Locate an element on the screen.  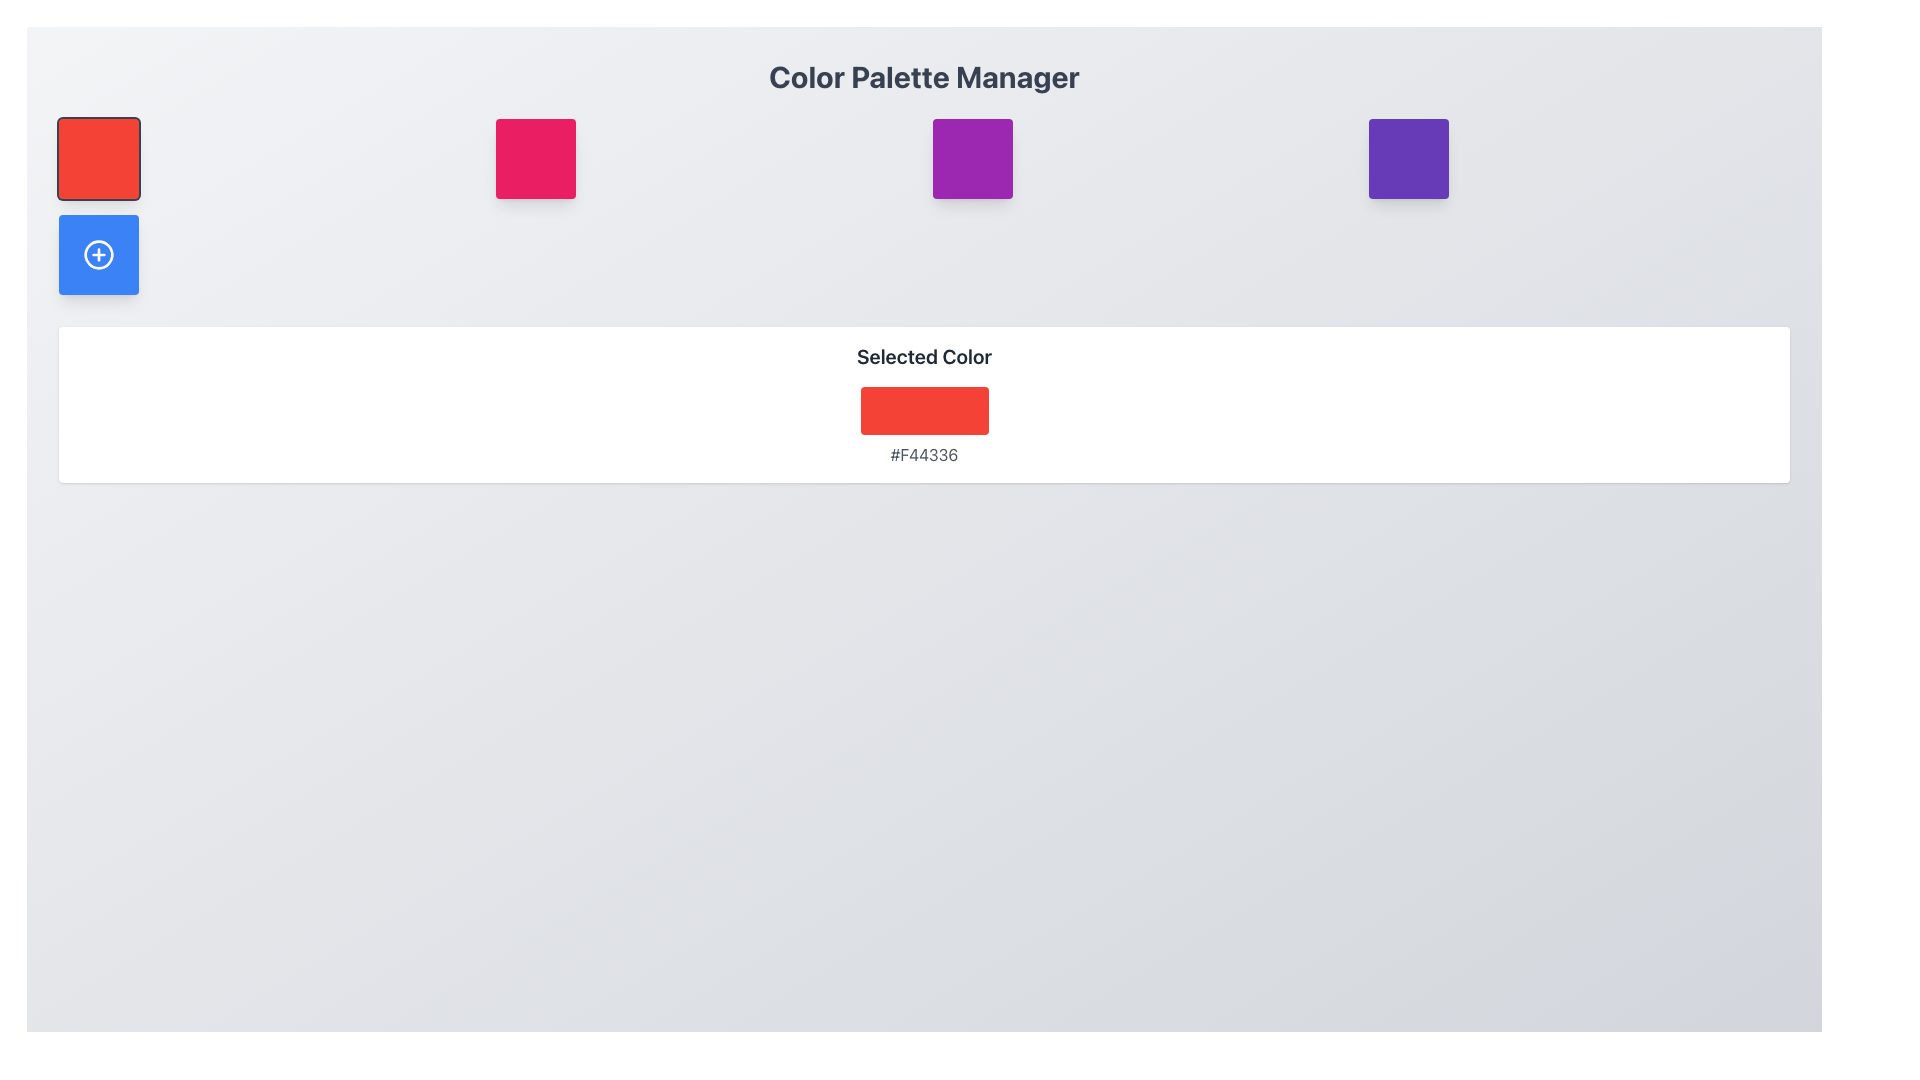
hexadecimal color code displayed in a medium-sized, gray-colored font, which is located below the rectangular color block in the 'Selected Color' section is located at coordinates (923, 455).